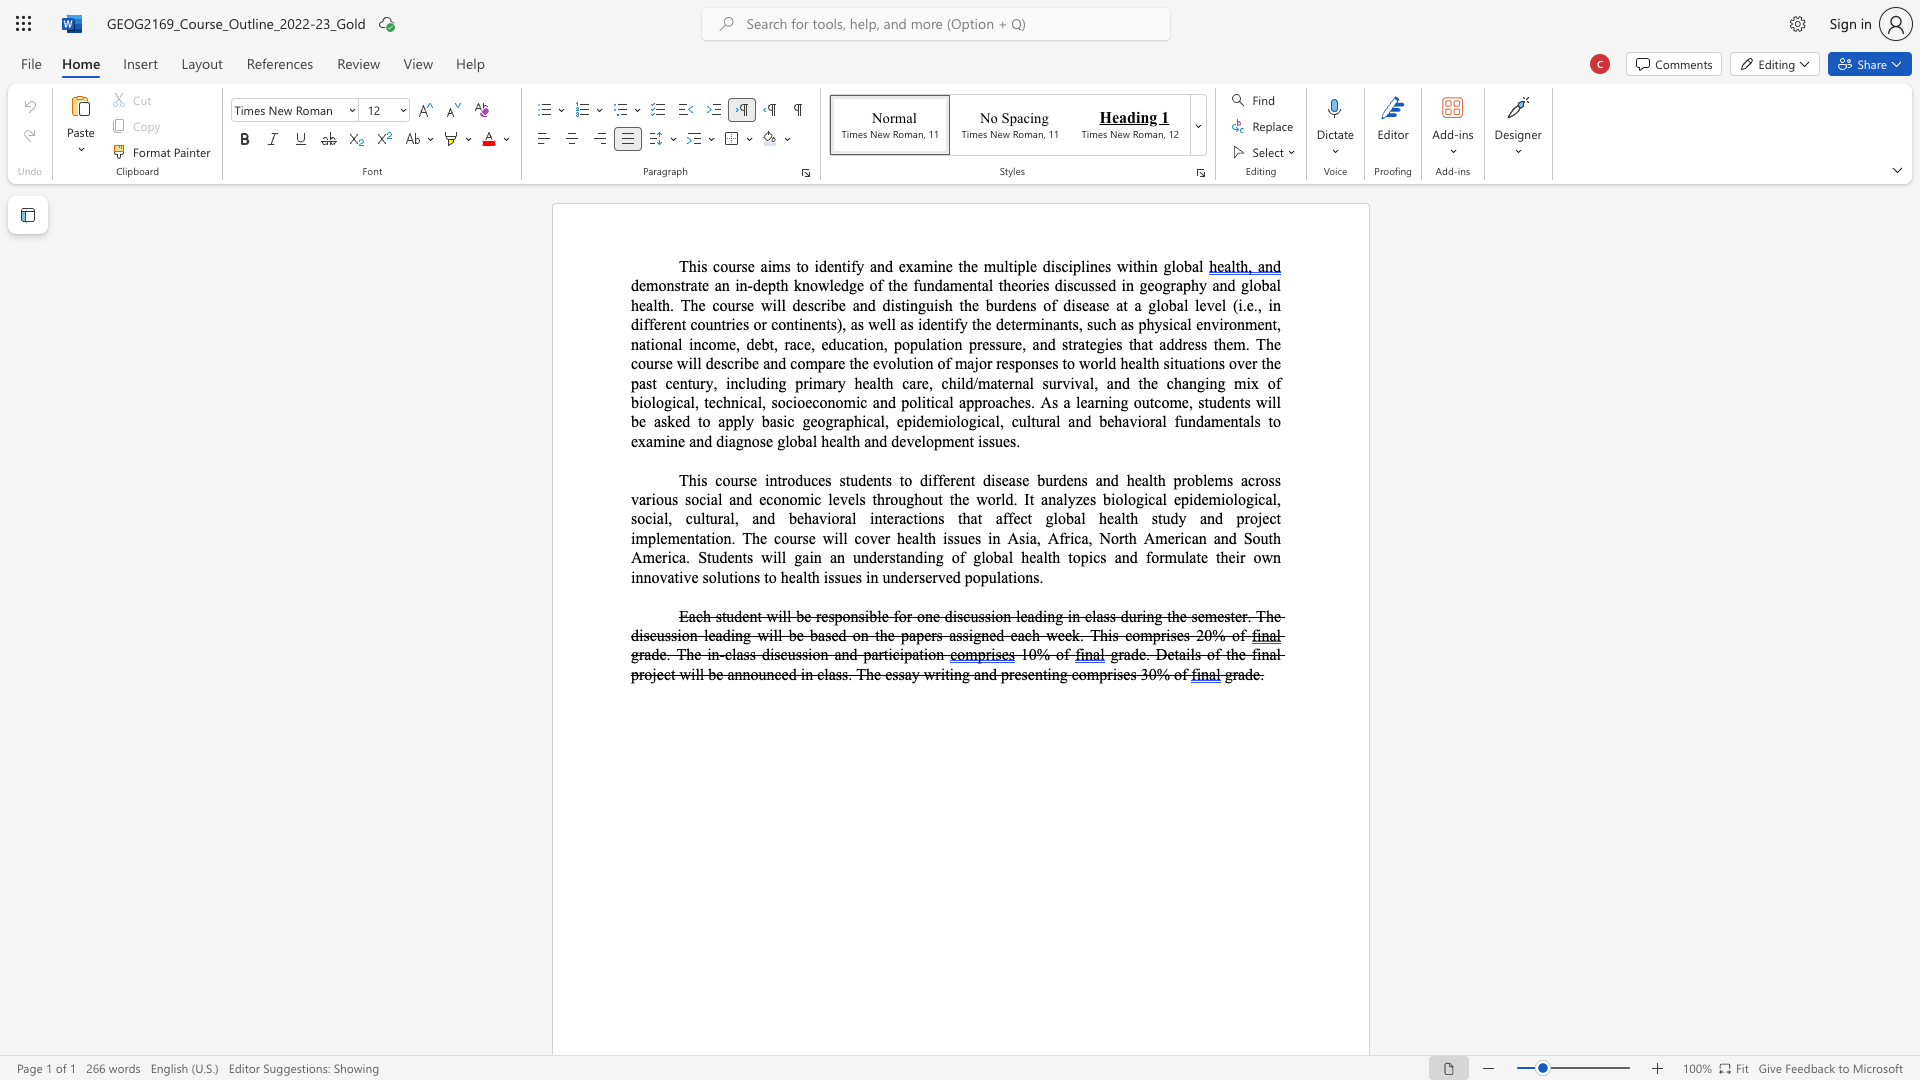 The image size is (1920, 1080). Describe the element at coordinates (683, 265) in the screenshot. I see `the 1th character "T" in the text` at that location.